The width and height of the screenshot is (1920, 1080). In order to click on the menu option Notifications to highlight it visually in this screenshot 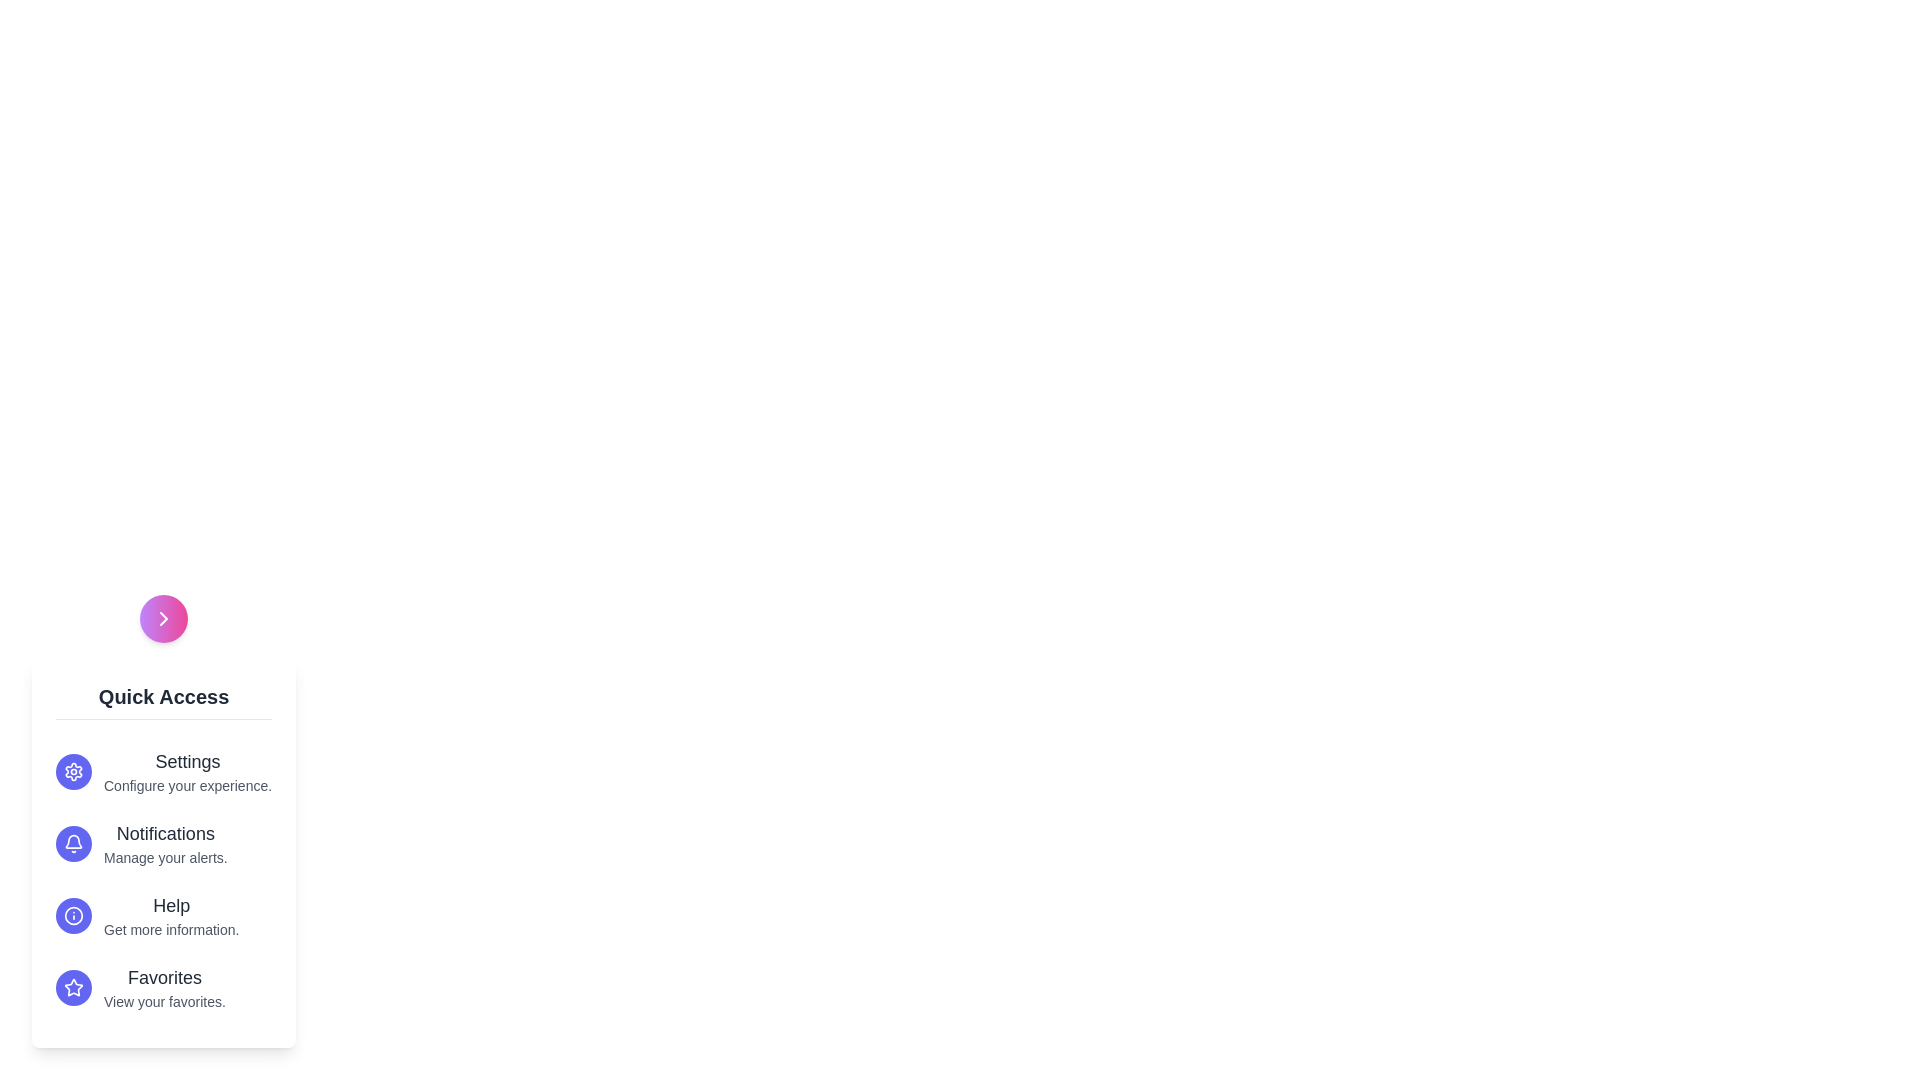, I will do `click(163, 844)`.